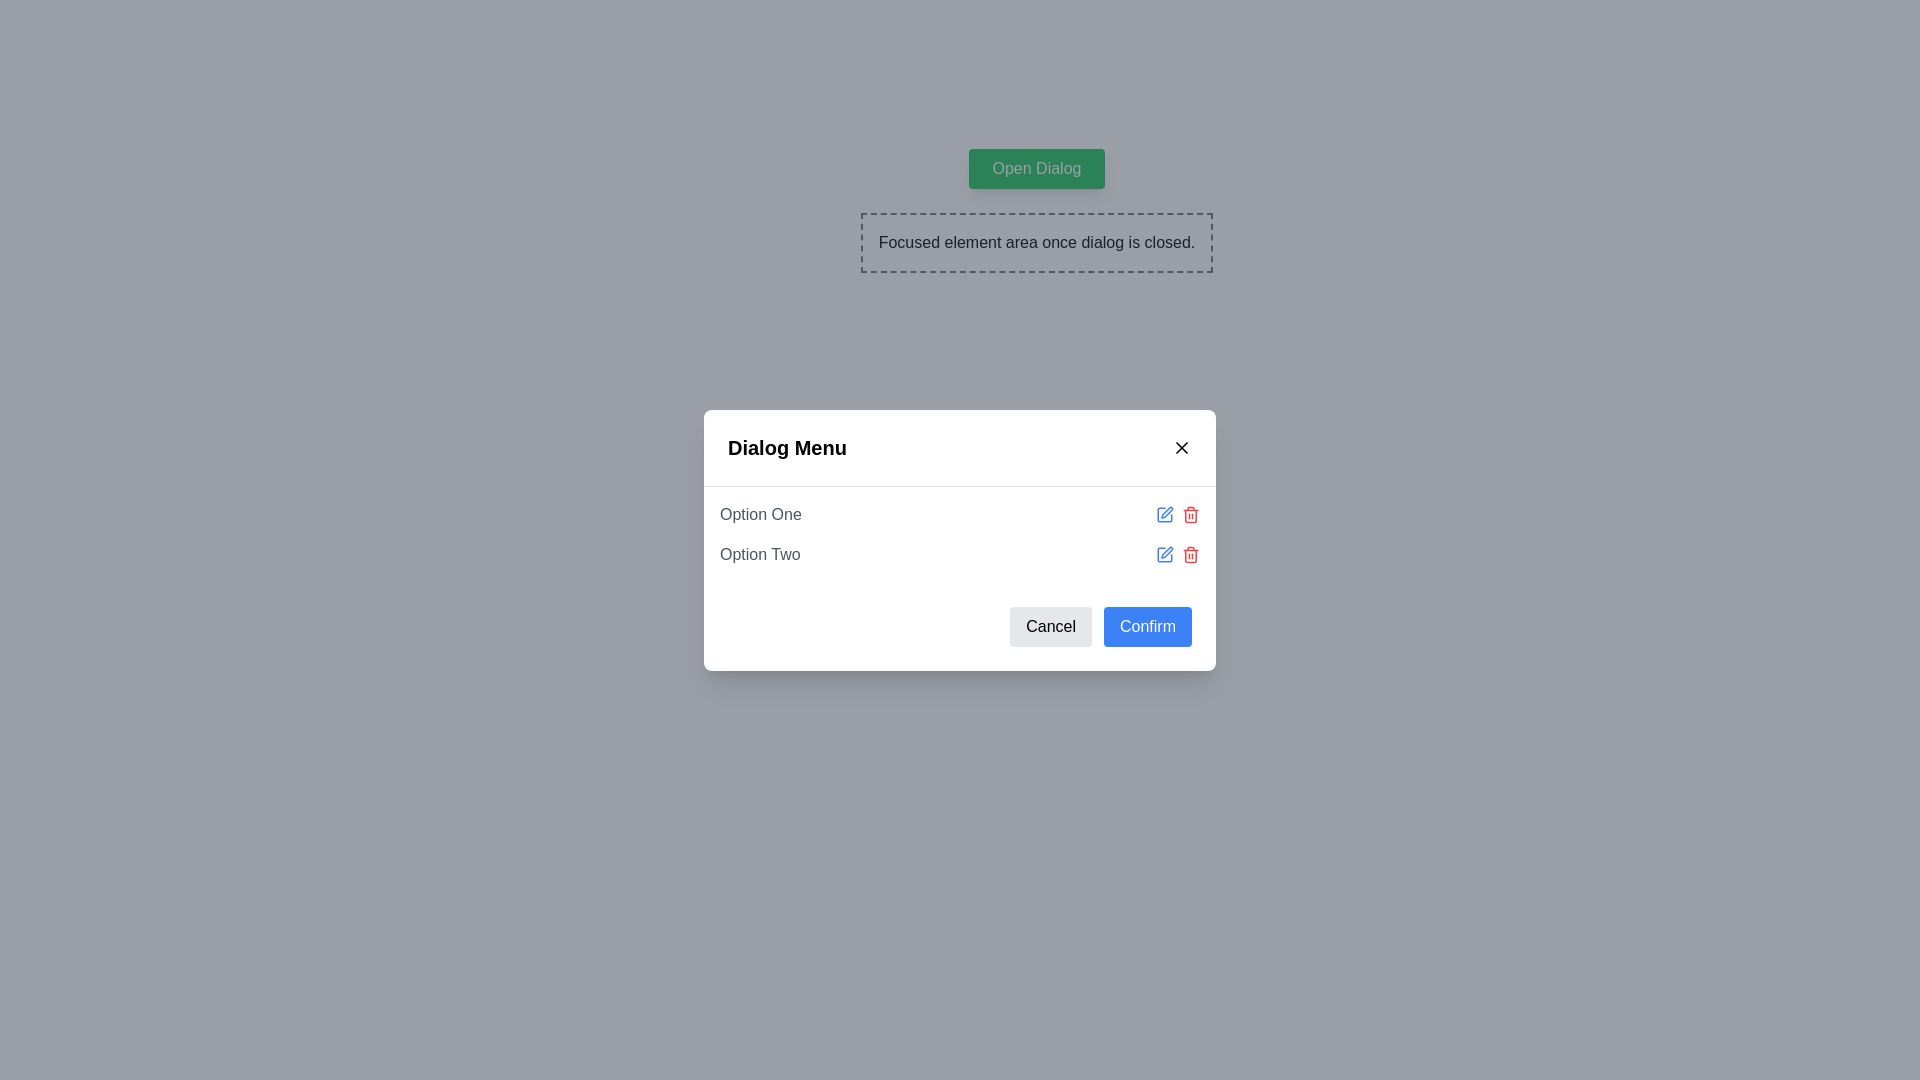 This screenshot has height=1080, width=1920. I want to click on the edit icon button, so click(1165, 513).